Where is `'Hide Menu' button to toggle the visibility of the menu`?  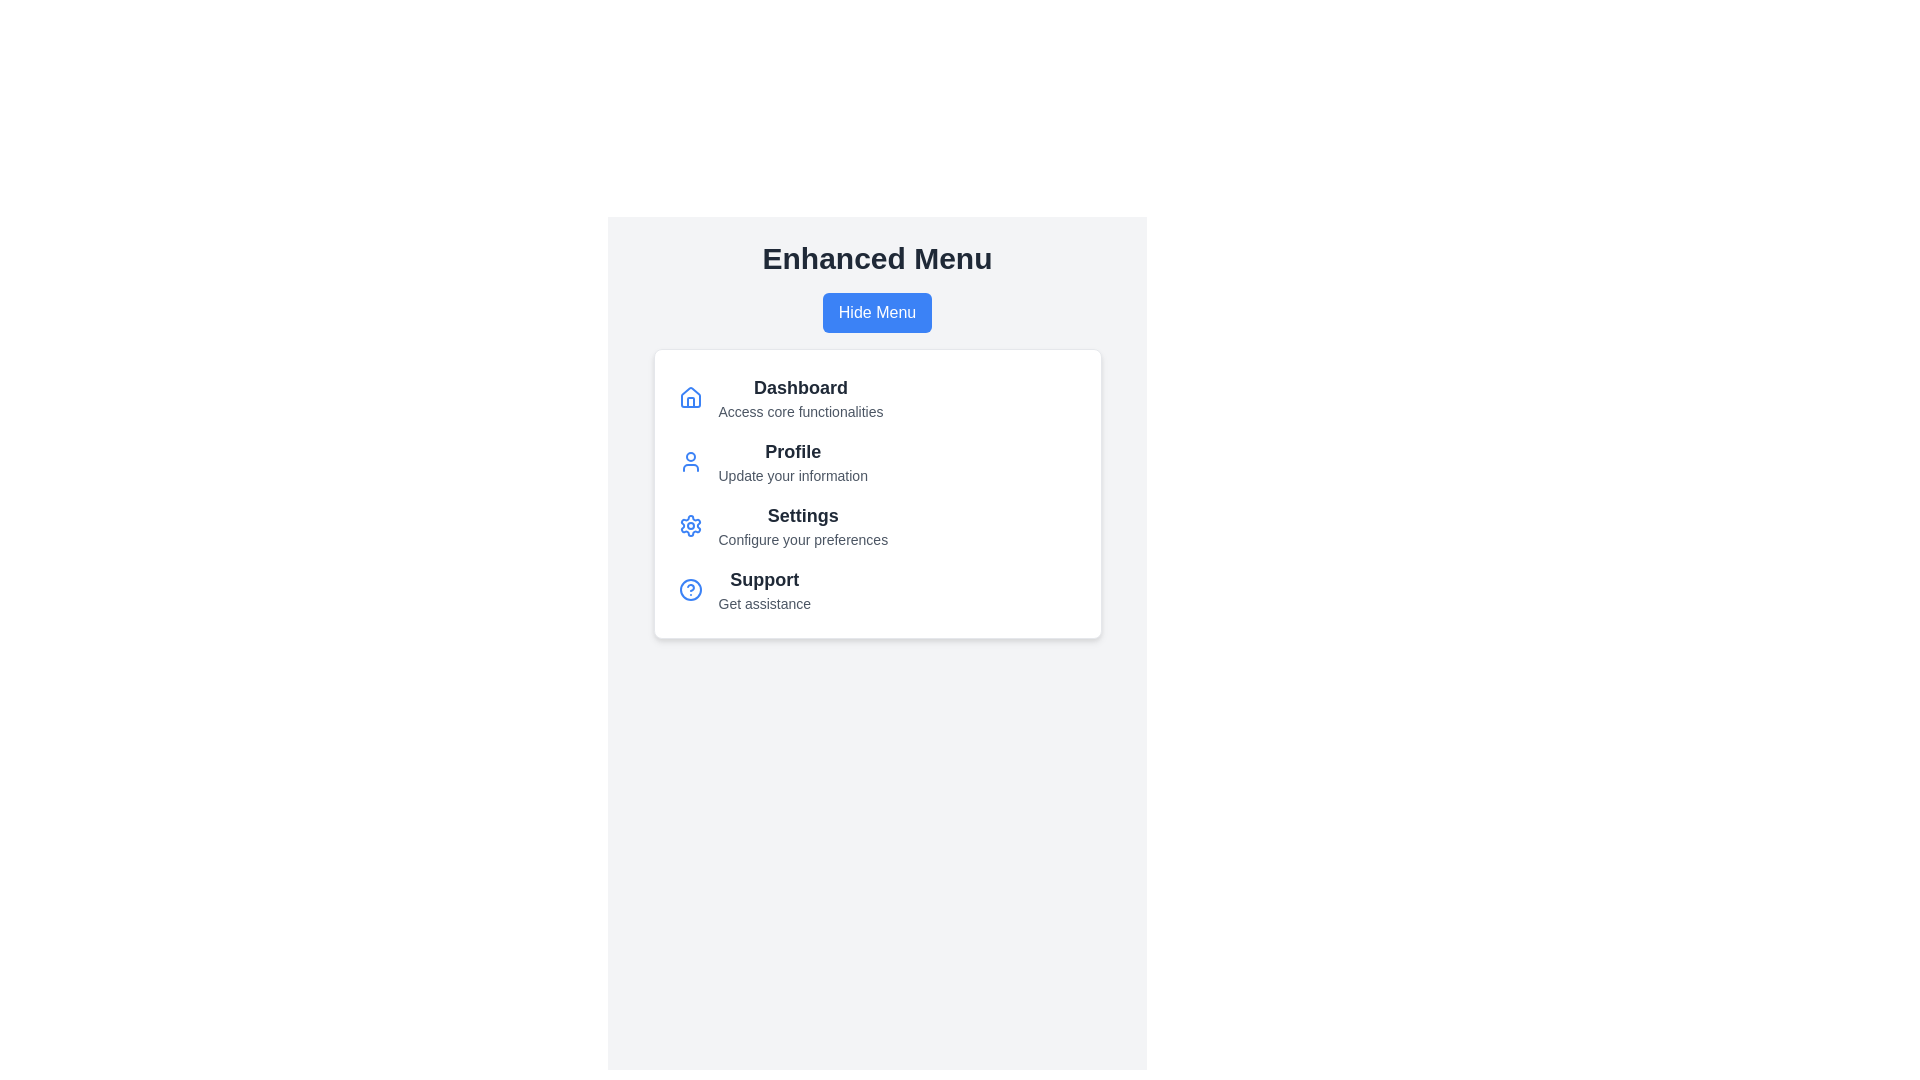 'Hide Menu' button to toggle the visibility of the menu is located at coordinates (877, 312).